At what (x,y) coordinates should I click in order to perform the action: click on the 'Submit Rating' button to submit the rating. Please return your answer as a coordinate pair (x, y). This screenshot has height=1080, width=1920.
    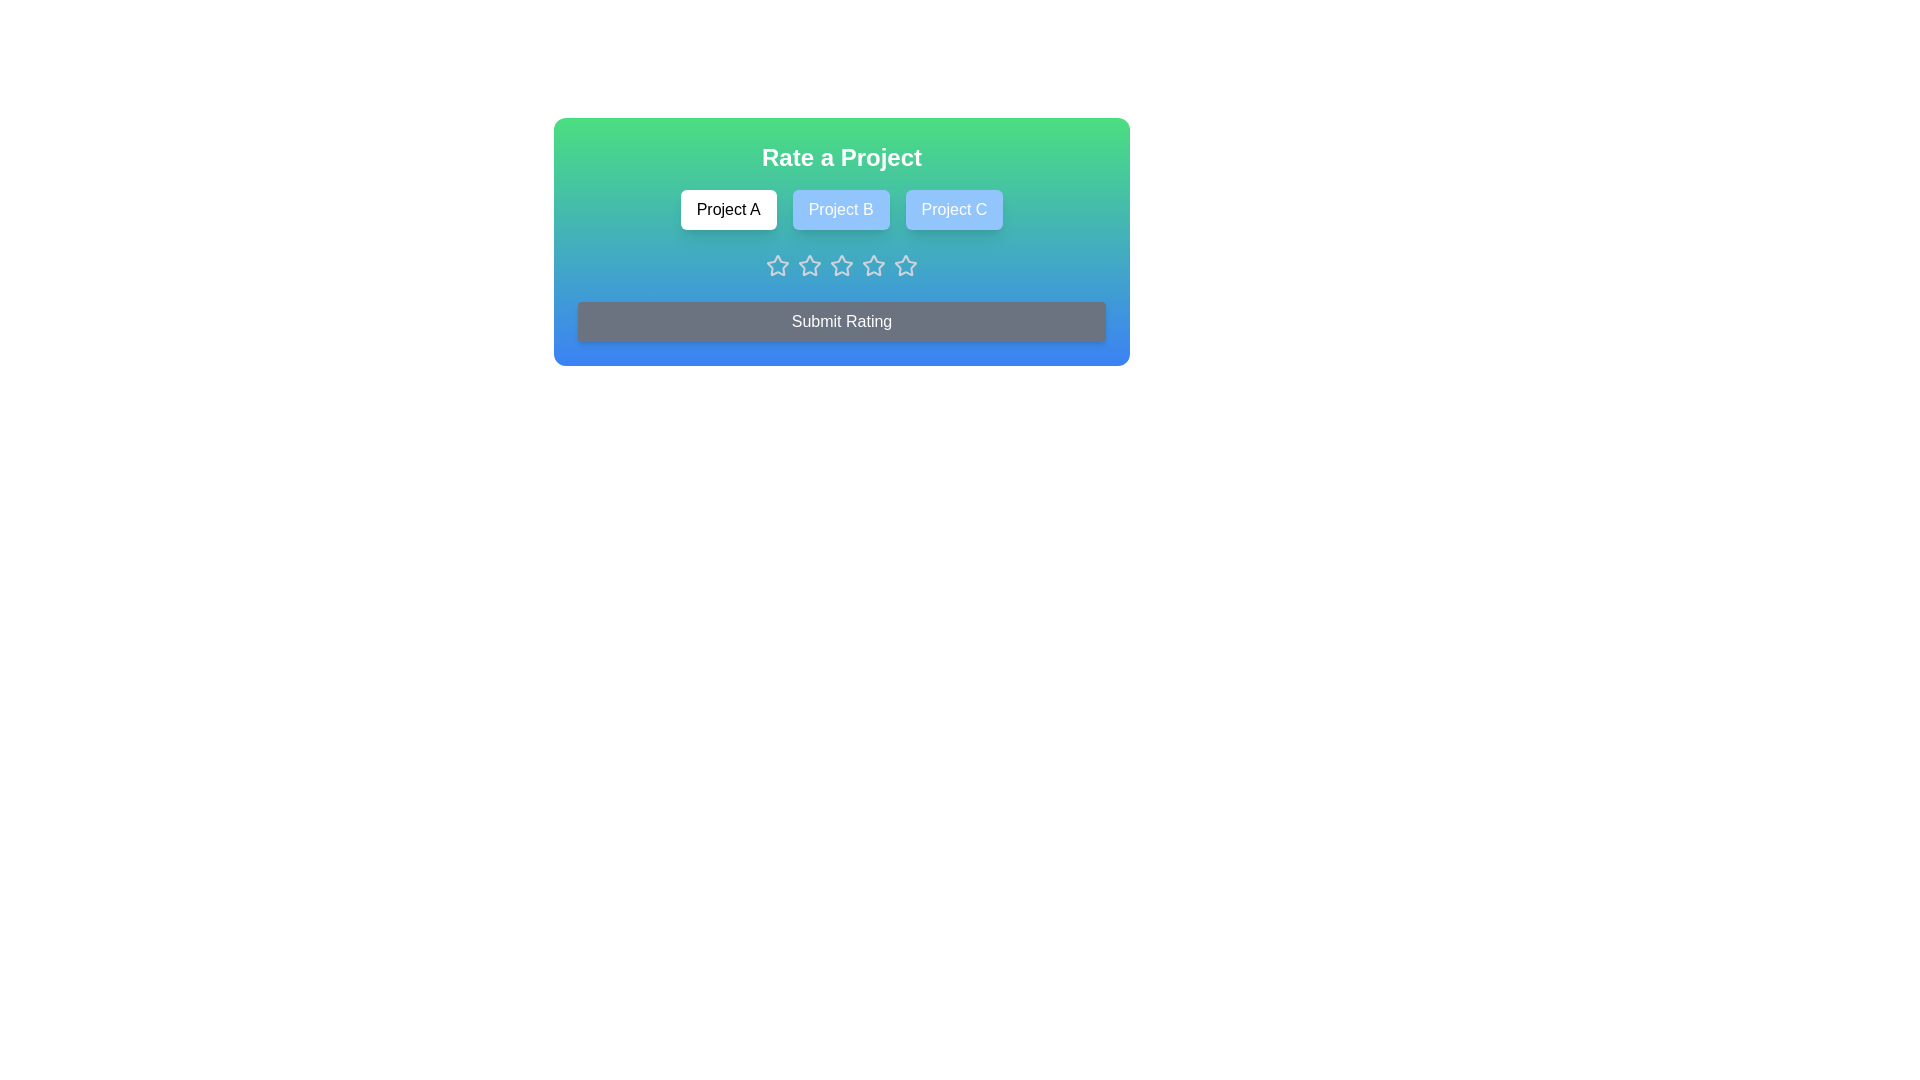
    Looking at the image, I should click on (841, 320).